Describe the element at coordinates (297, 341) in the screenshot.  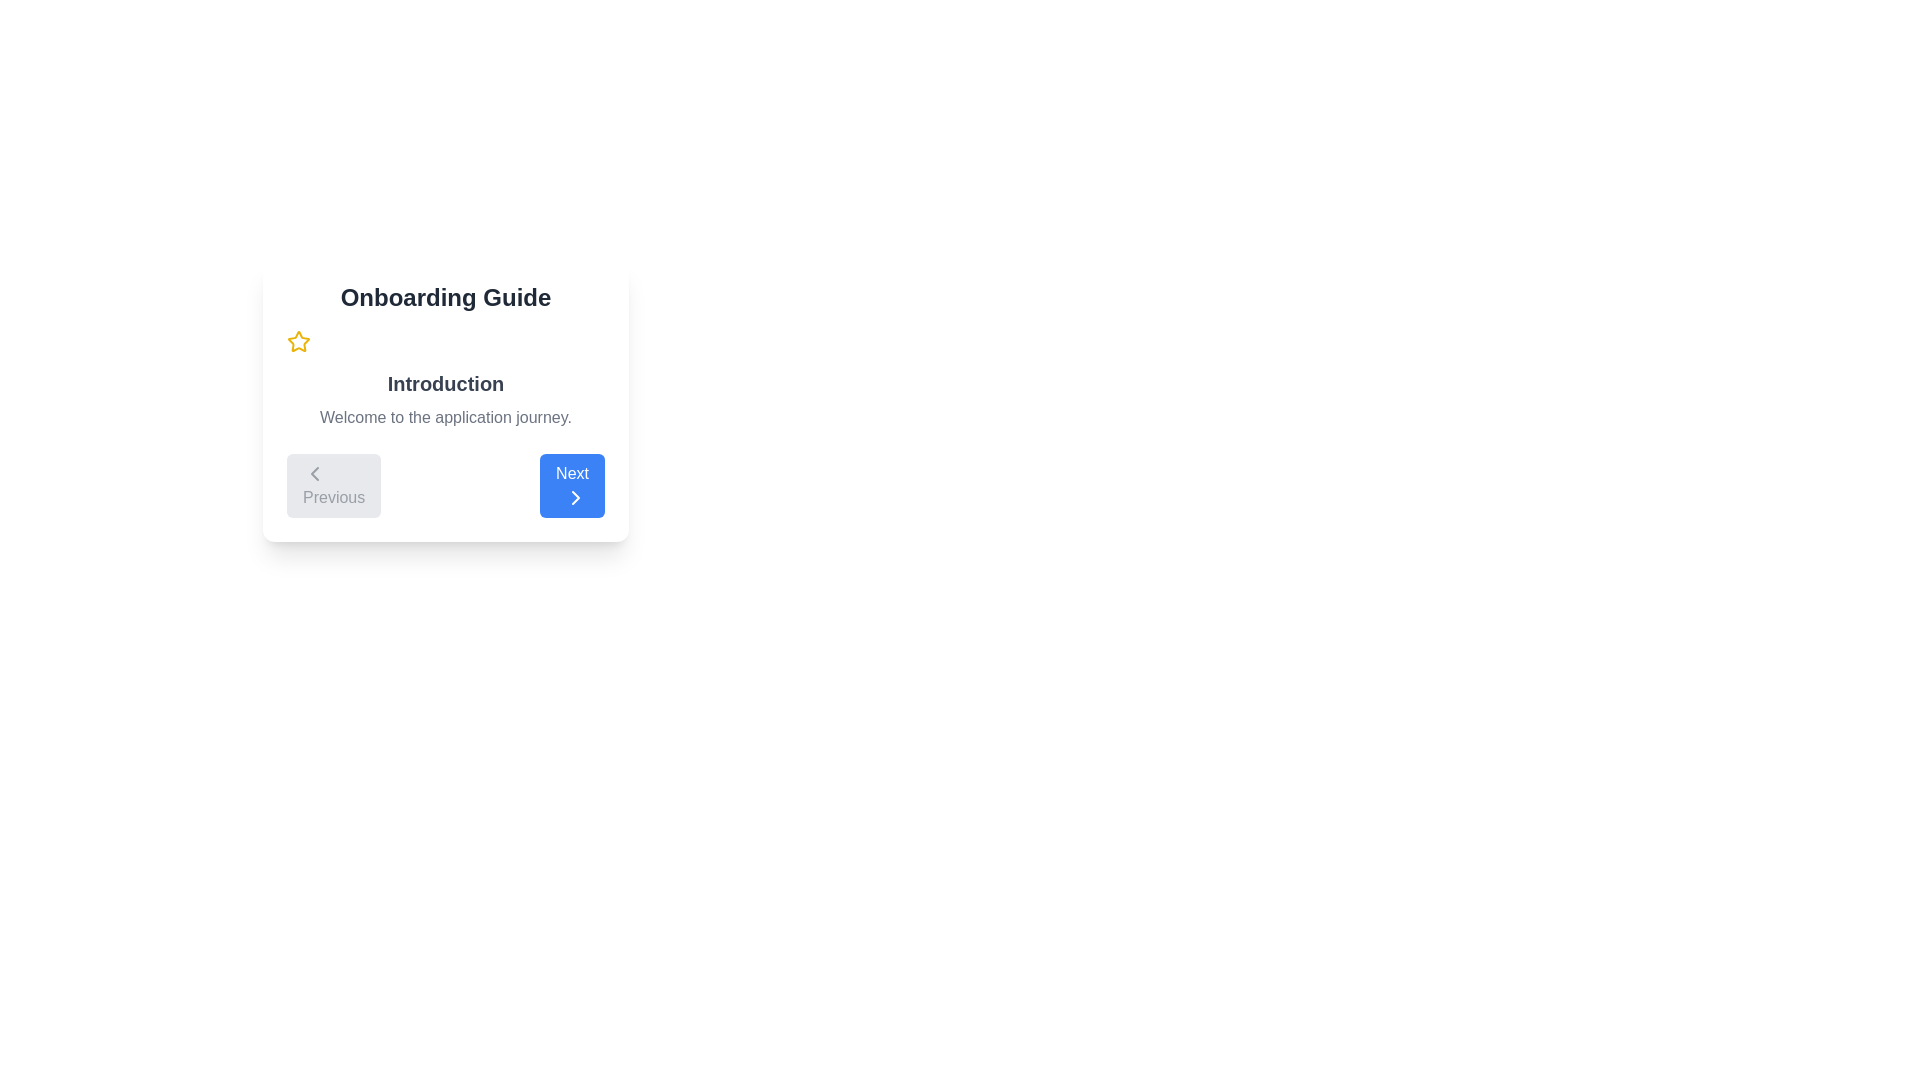
I see `the star-shaped icon with a yellow outline located in the upper-left corner of the onboarding guide box` at that location.